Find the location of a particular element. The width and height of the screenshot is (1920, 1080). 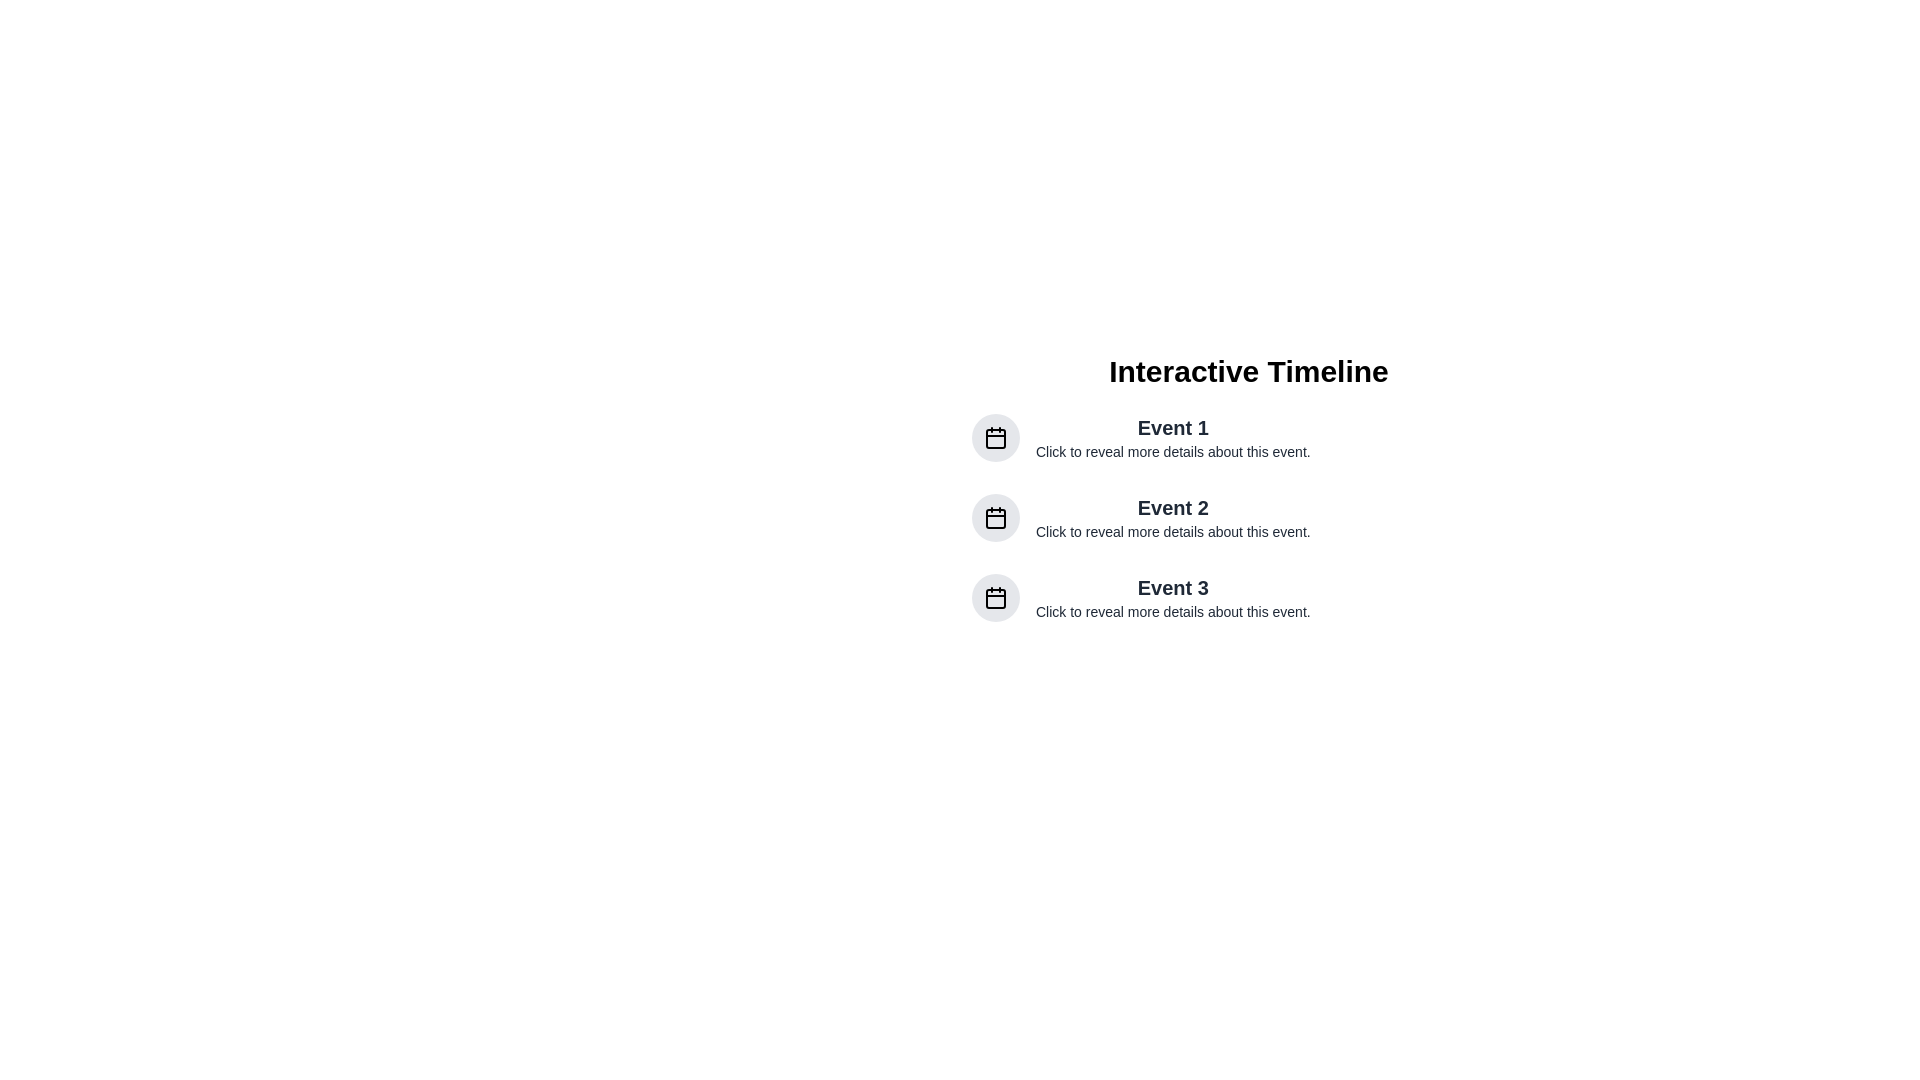

the rounded rectangle inside the calendar icon associated with the second event in the timeline, which has a light grey background is located at coordinates (996, 518).